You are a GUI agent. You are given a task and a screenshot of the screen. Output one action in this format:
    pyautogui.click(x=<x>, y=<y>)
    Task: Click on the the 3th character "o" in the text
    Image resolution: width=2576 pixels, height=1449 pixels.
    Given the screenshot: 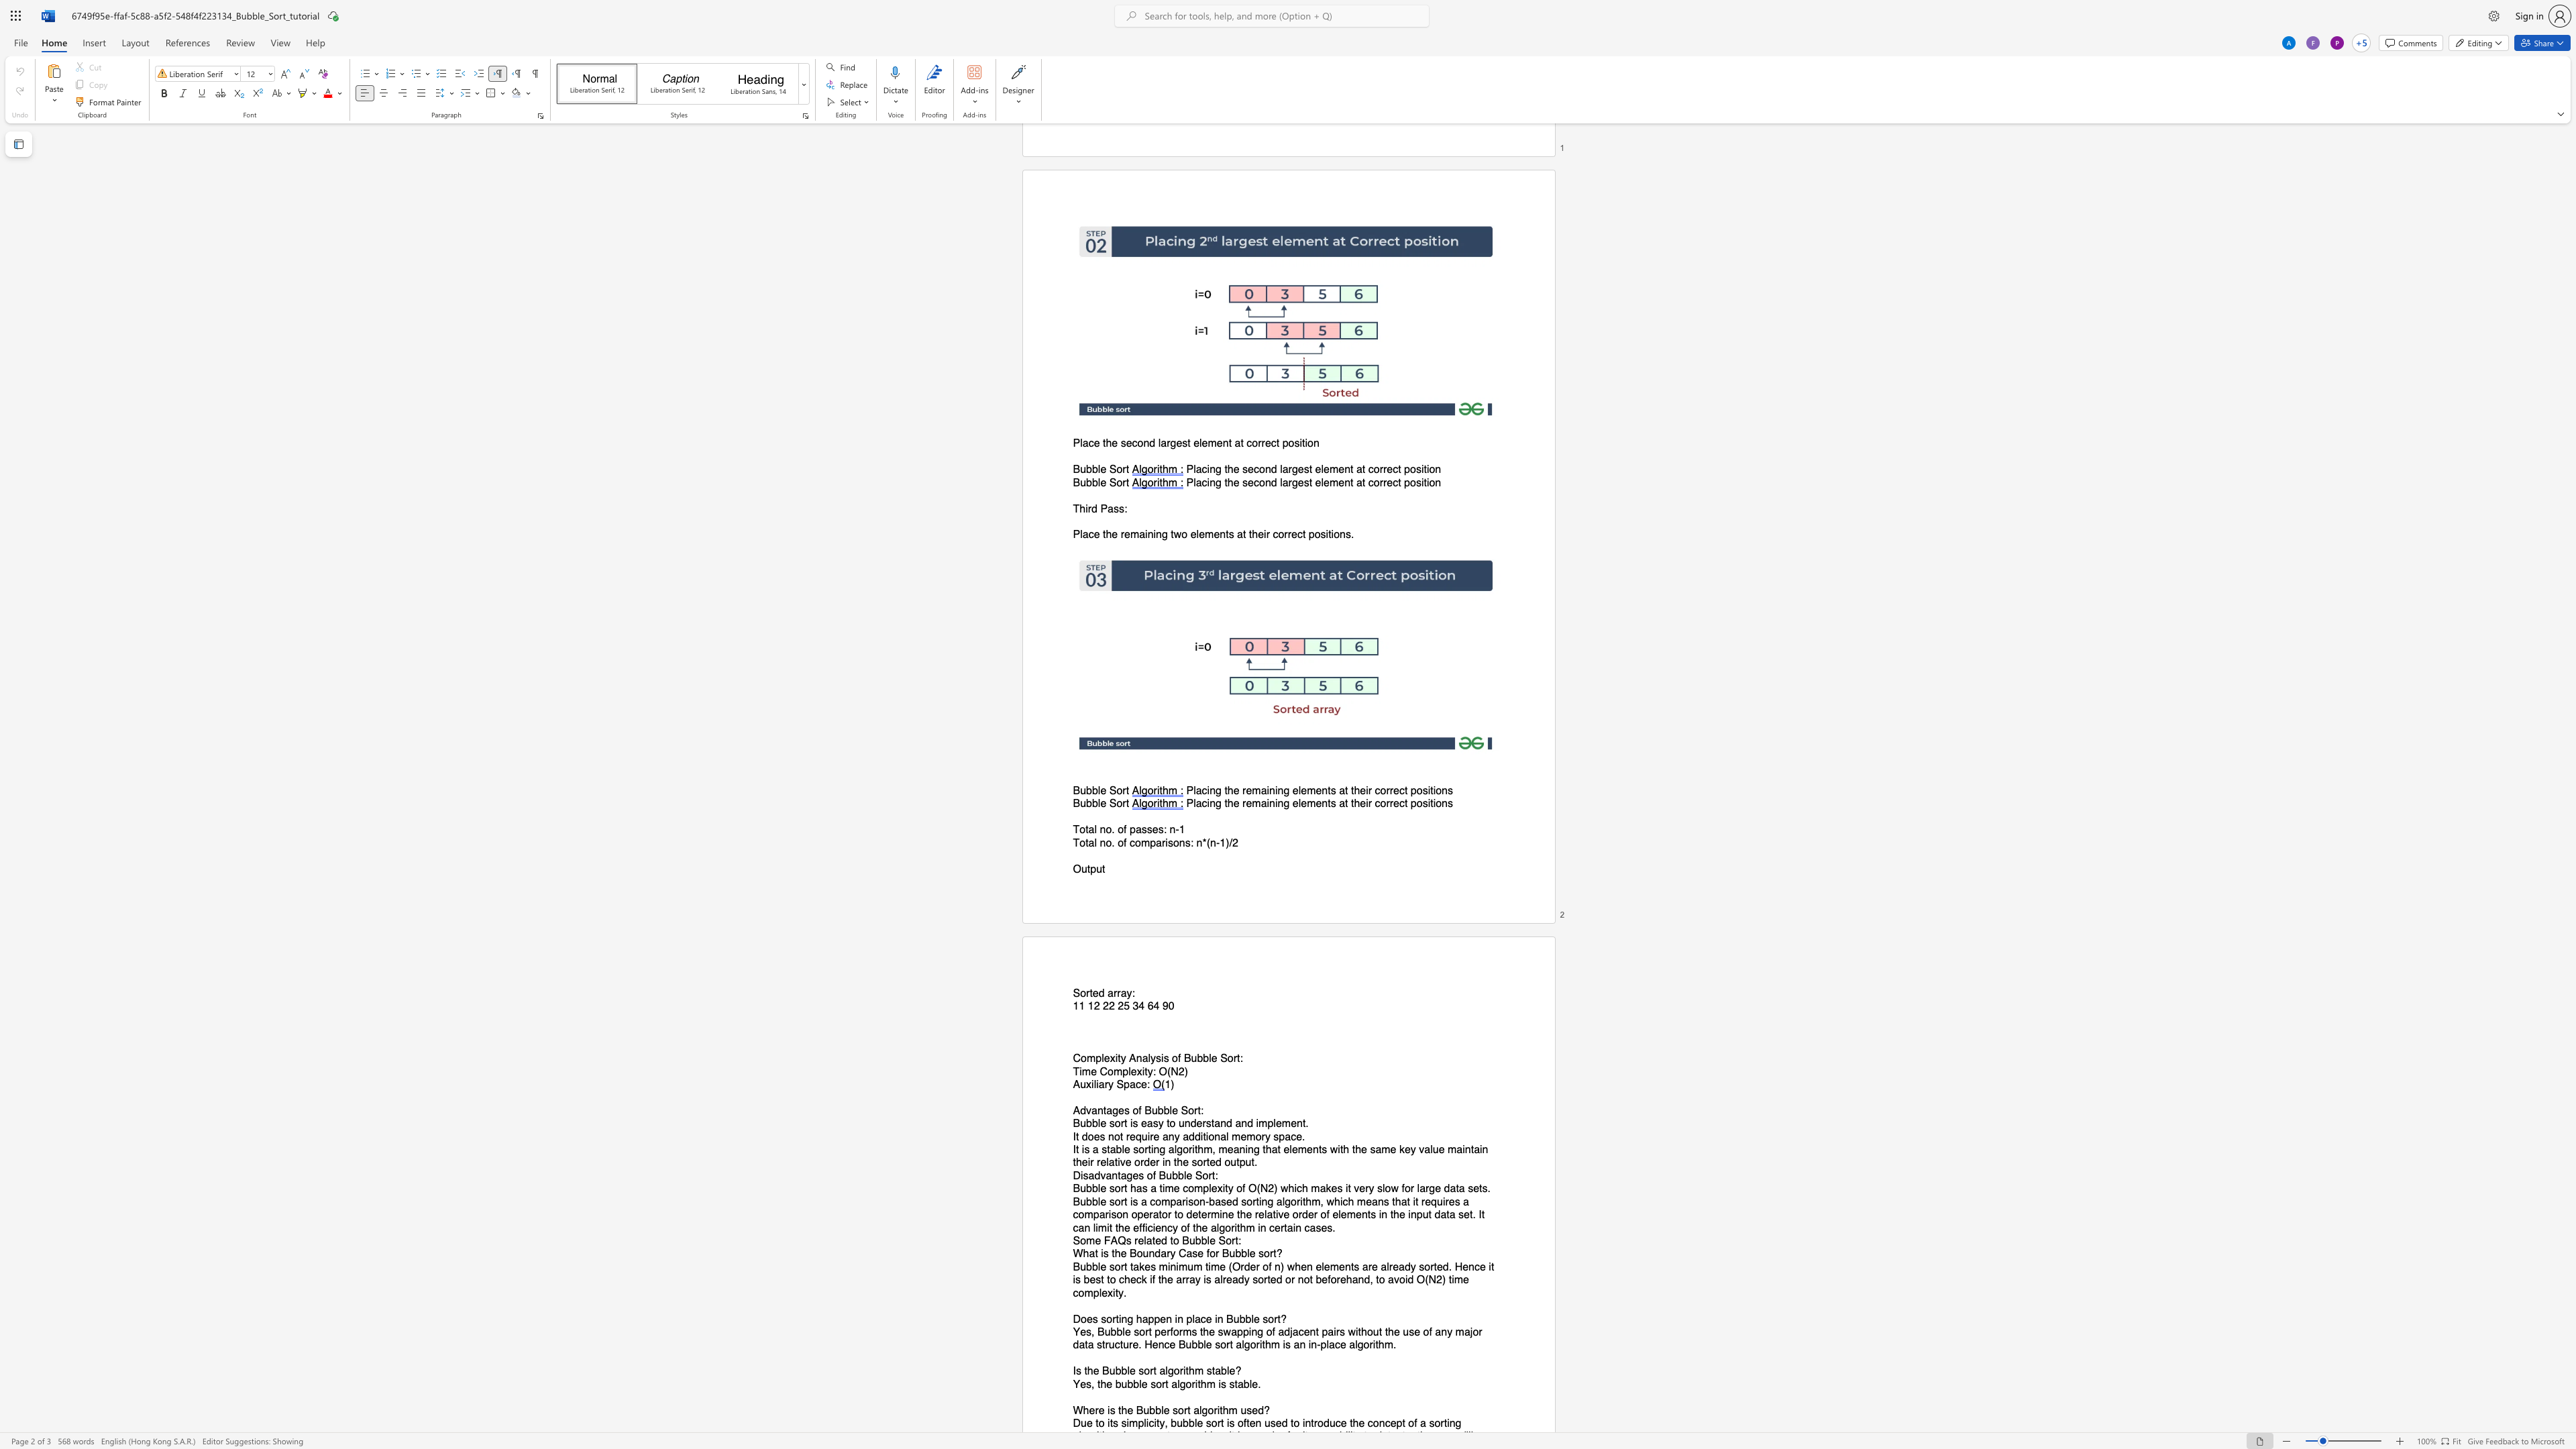 What is the action you would take?
    pyautogui.click(x=1238, y=1187)
    